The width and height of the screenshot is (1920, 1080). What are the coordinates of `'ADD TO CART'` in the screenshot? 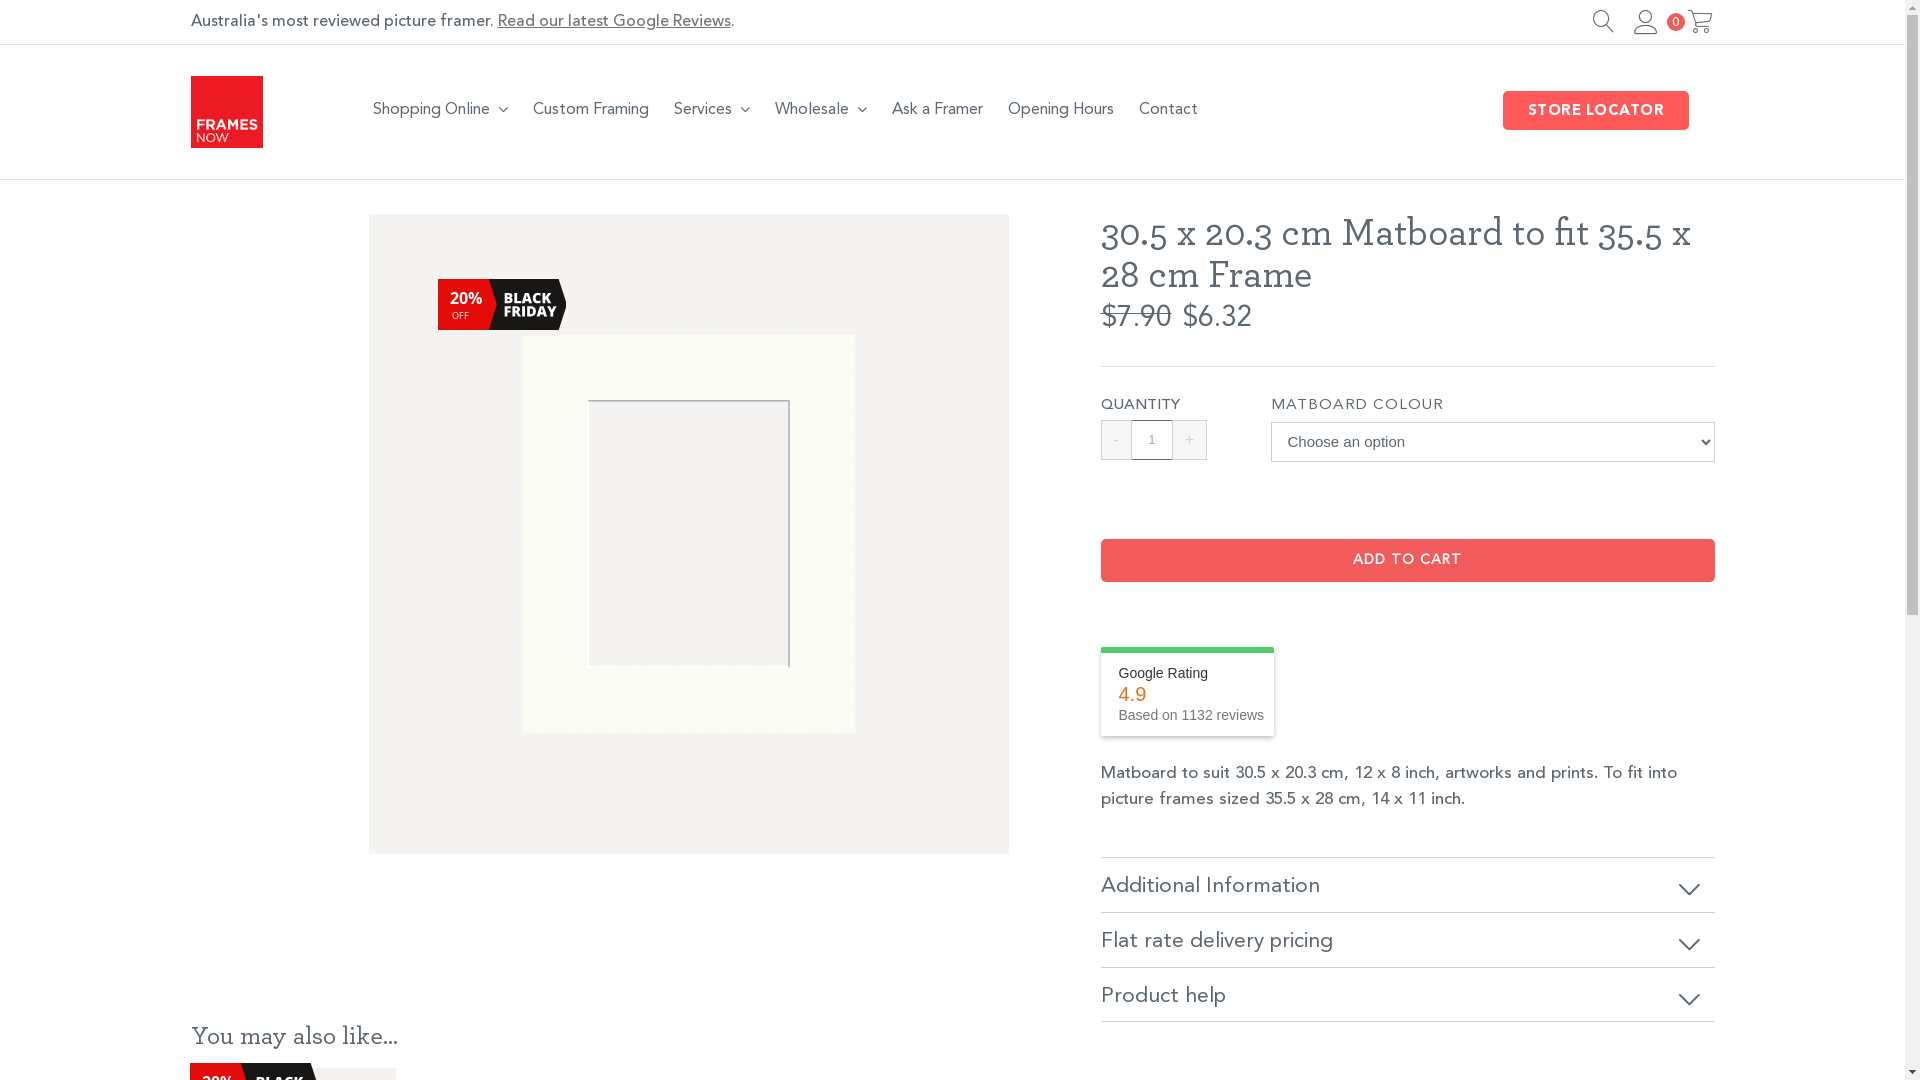 It's located at (1405, 560).